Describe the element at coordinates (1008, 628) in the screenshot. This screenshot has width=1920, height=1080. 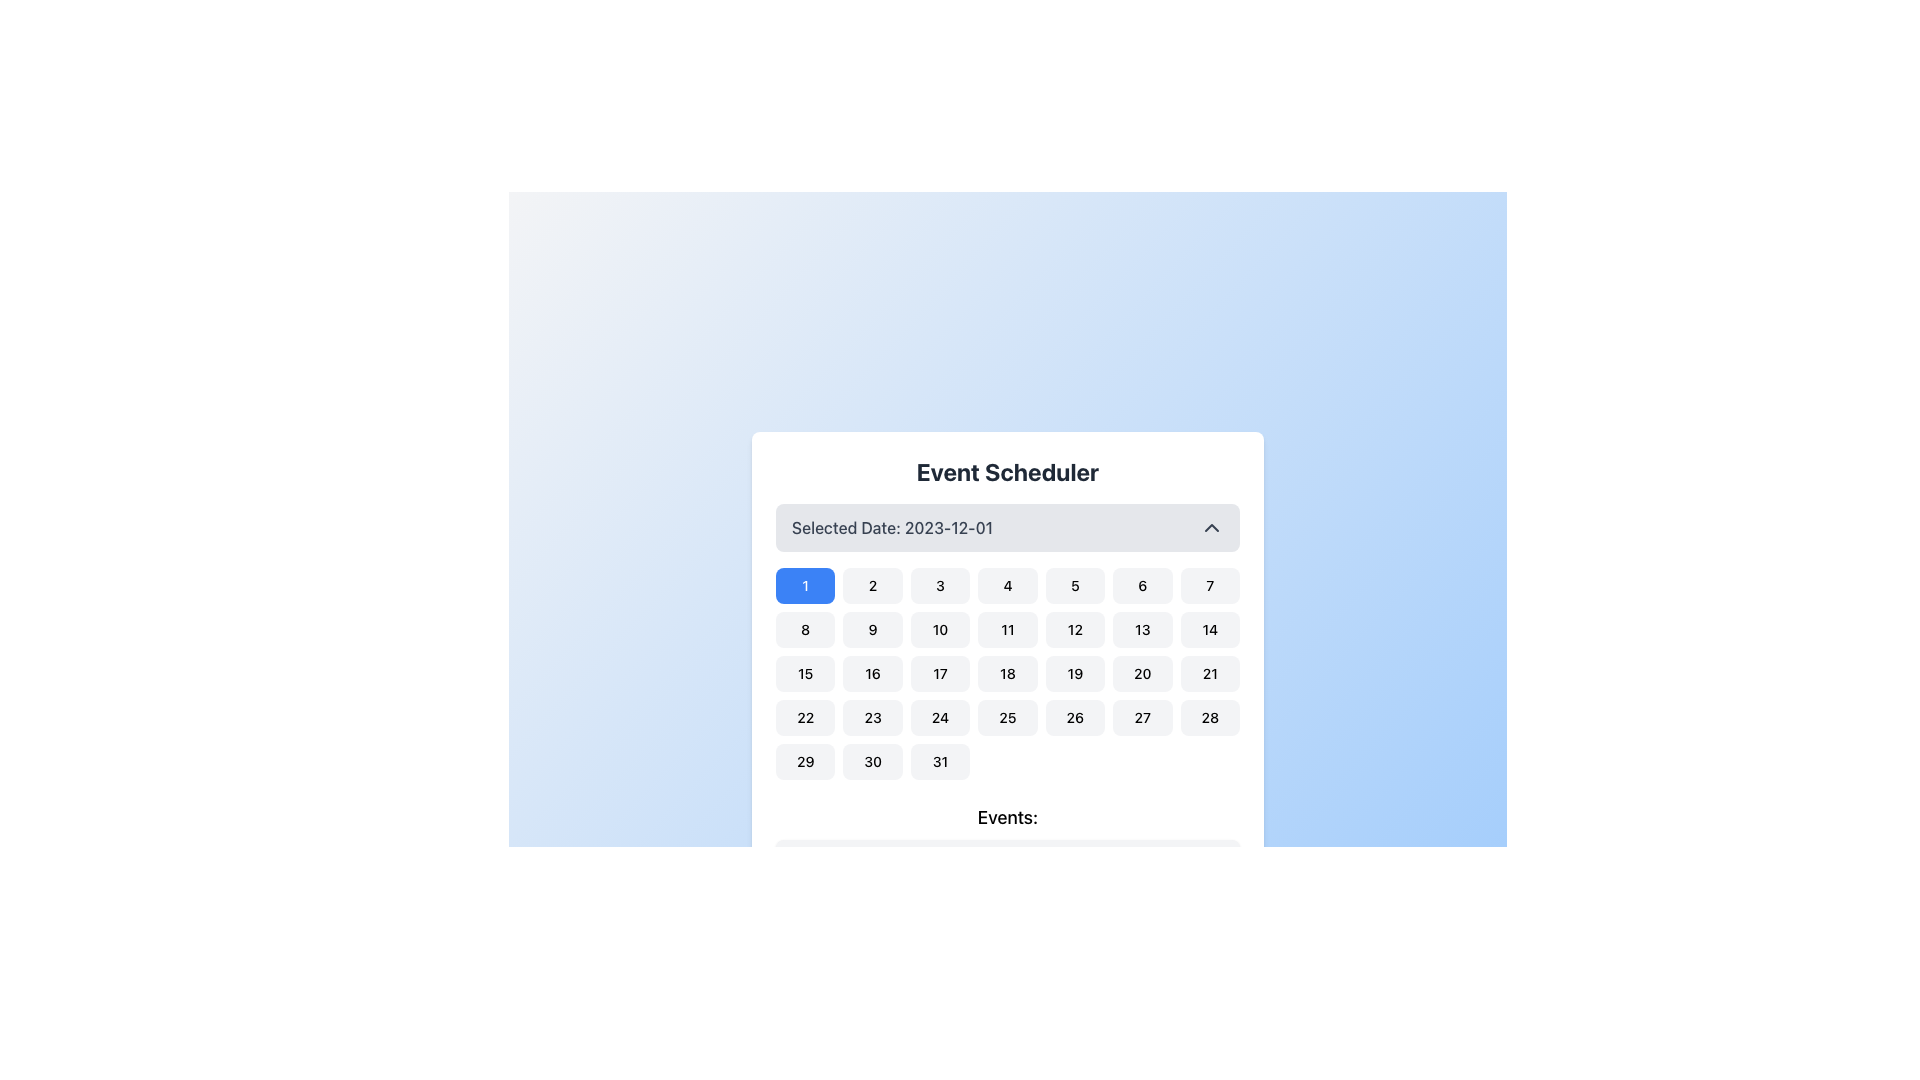
I see `the square button with rounded corners containing the number '11' to change its background color from light gray to blue` at that location.